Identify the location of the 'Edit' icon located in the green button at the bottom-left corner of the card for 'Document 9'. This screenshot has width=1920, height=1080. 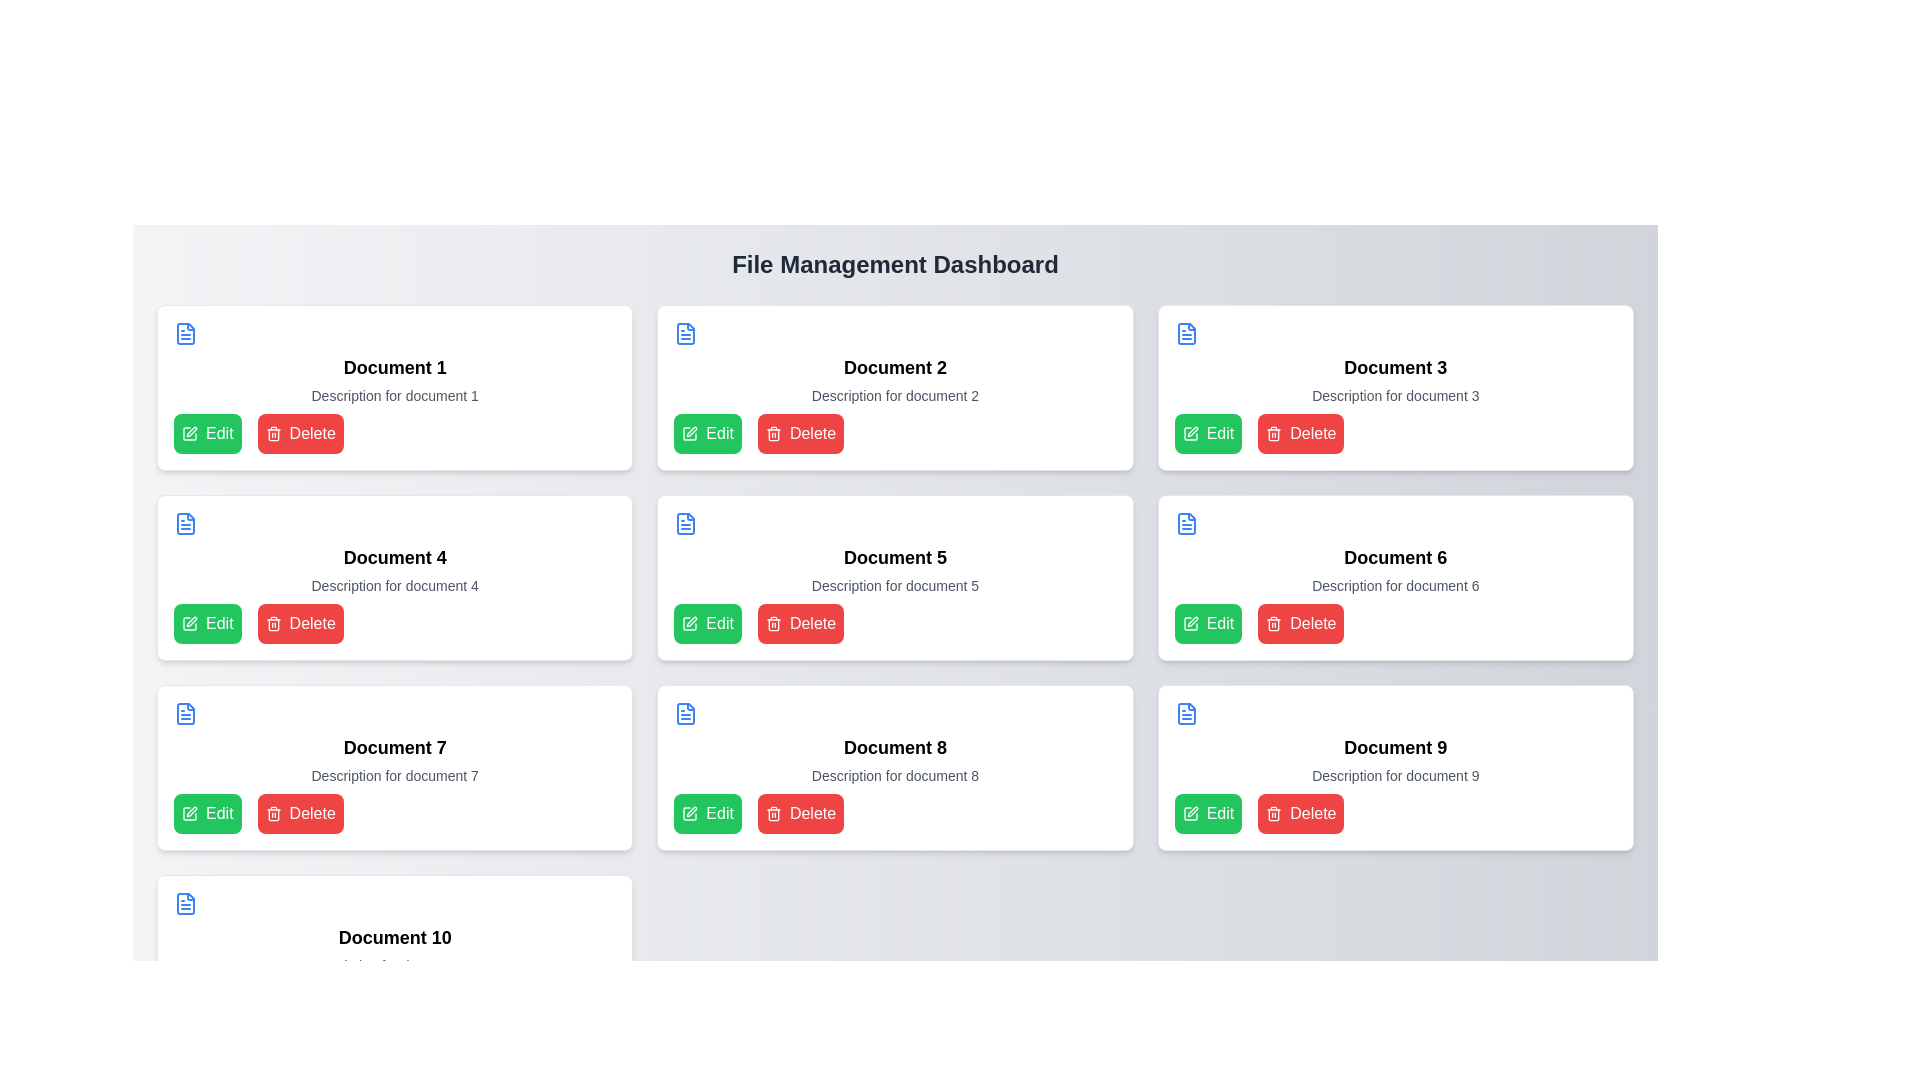
(1190, 813).